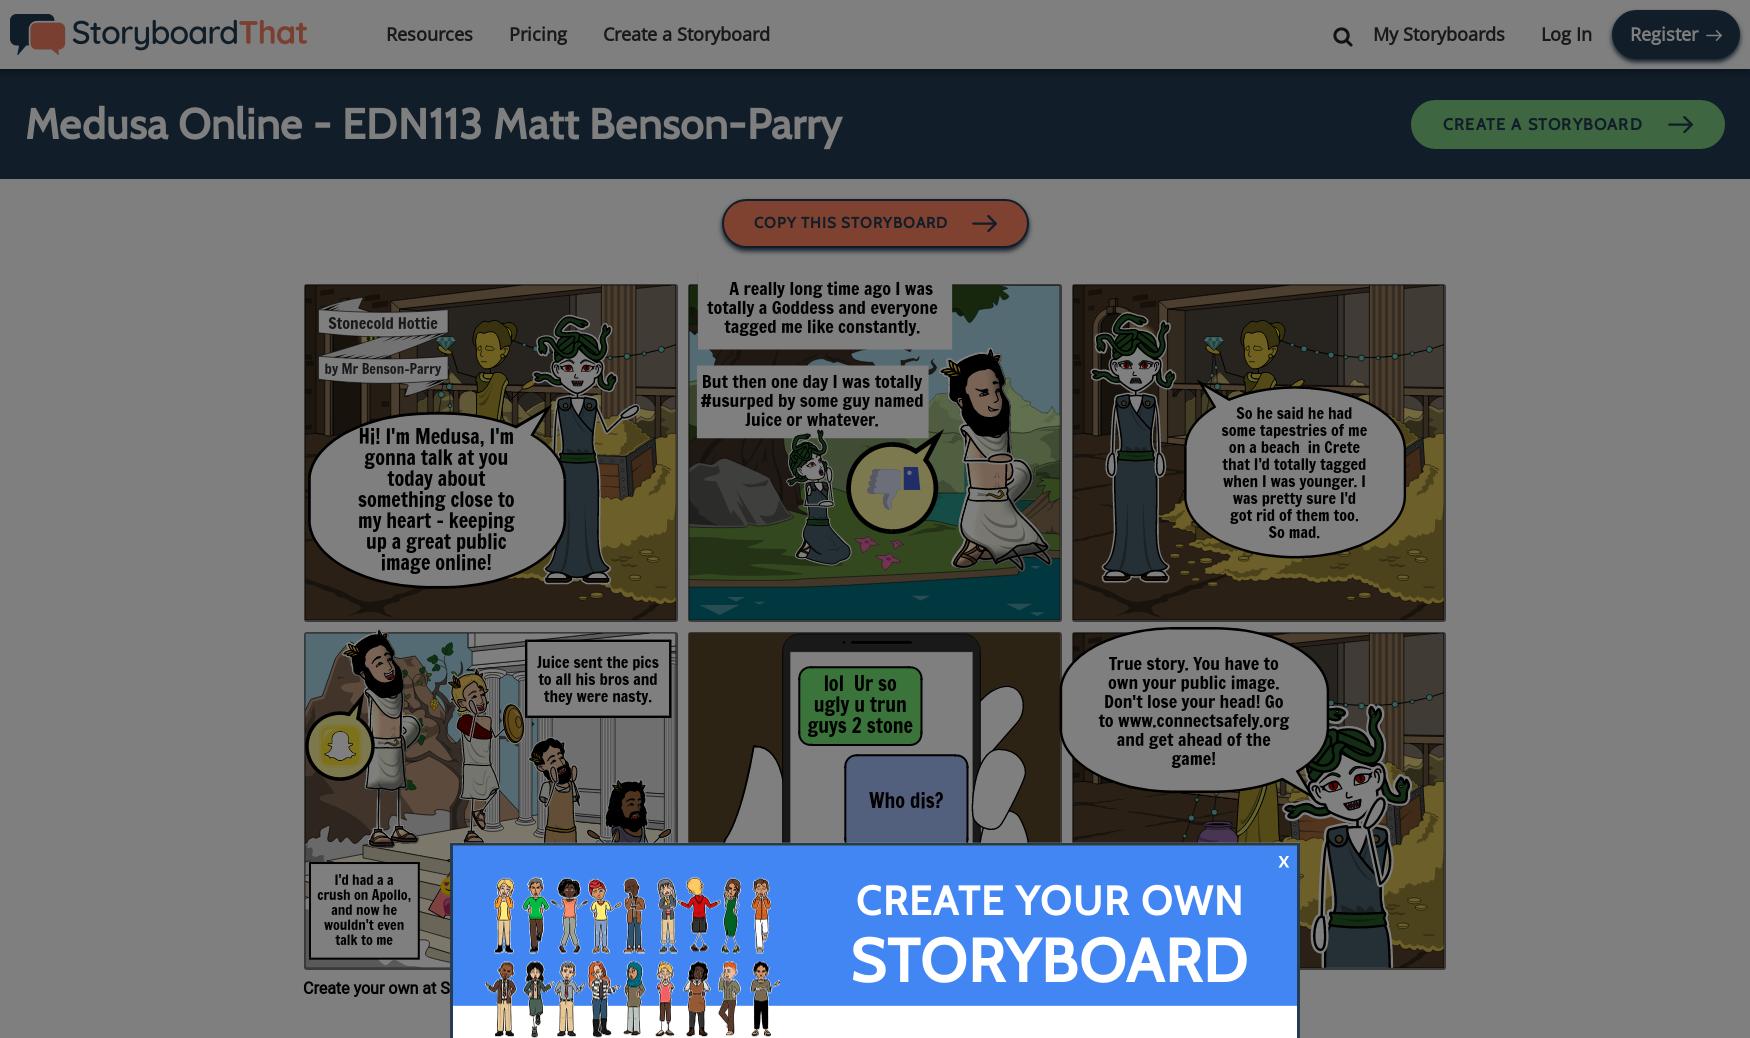  I want to click on 'Copy this Storyboard', so click(852, 221).